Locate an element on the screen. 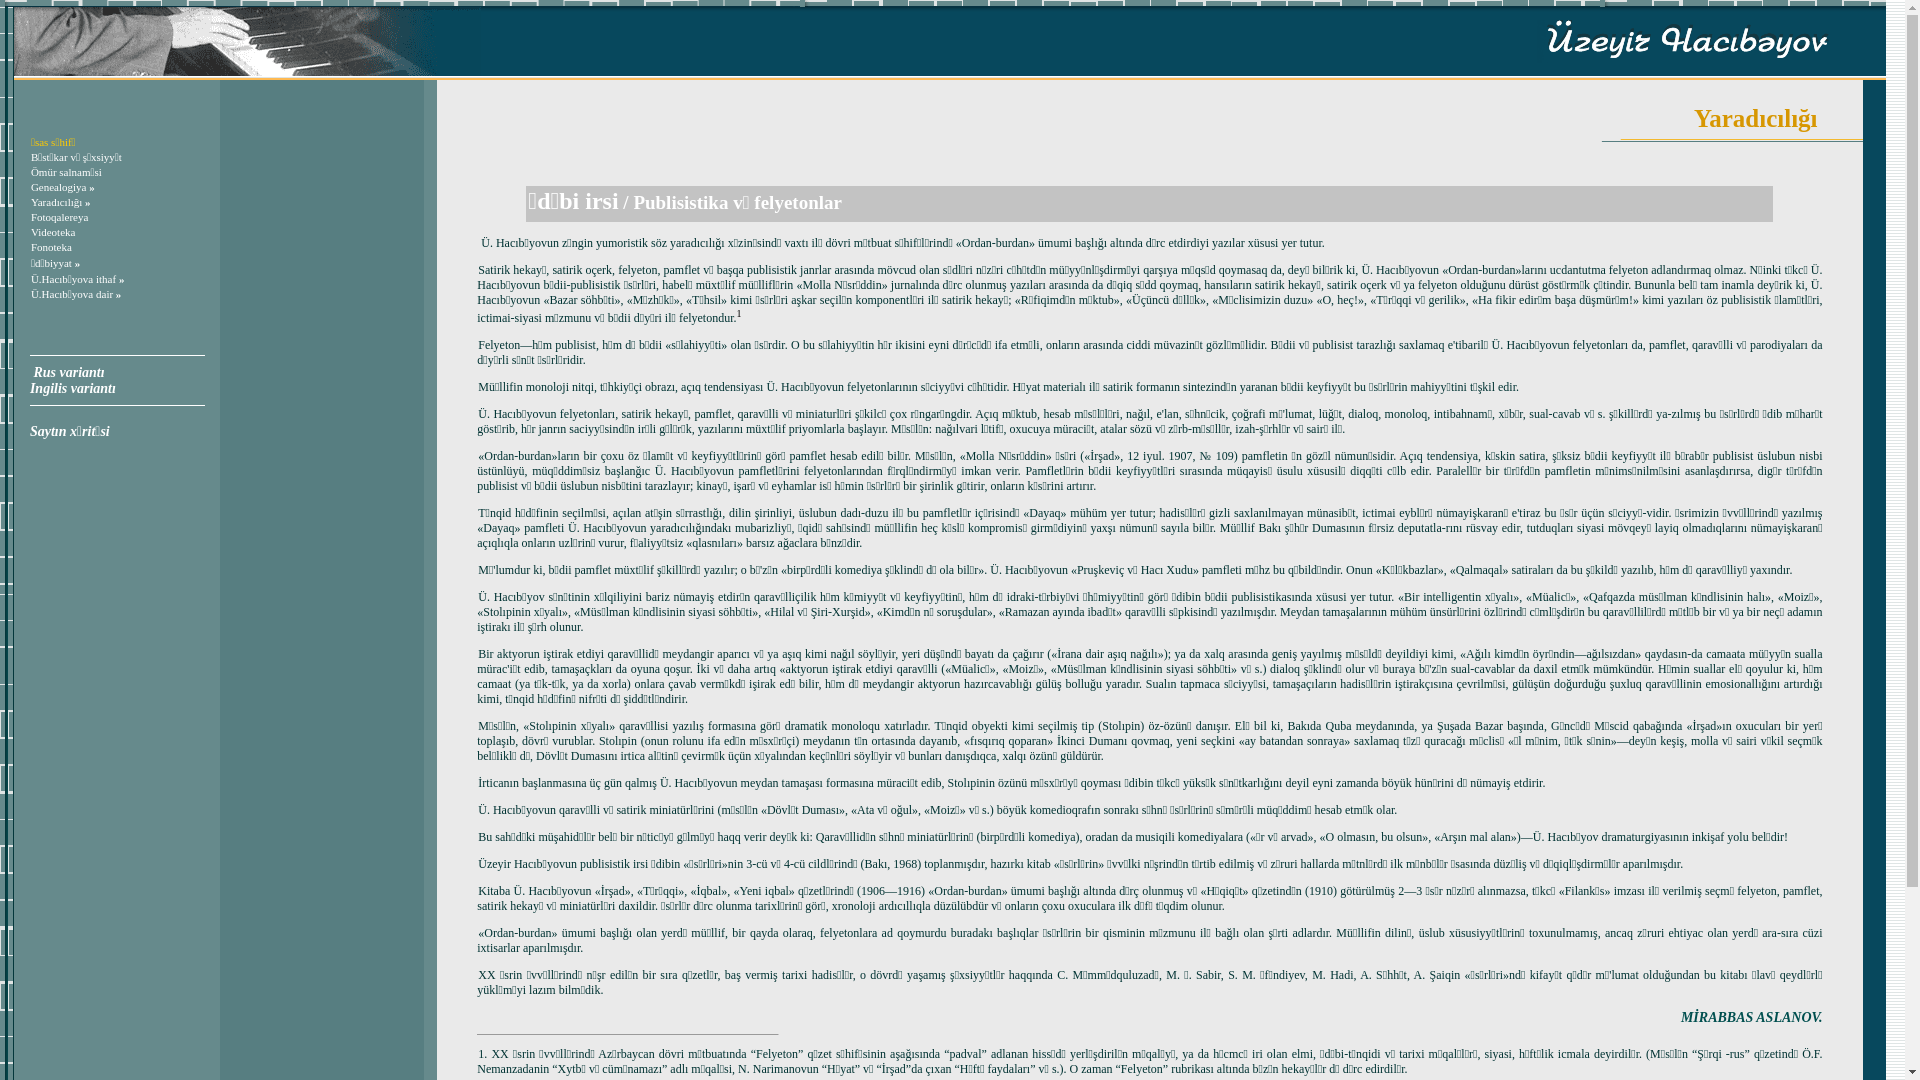 This screenshot has height=1080, width=1920. '1' is located at coordinates (738, 313).